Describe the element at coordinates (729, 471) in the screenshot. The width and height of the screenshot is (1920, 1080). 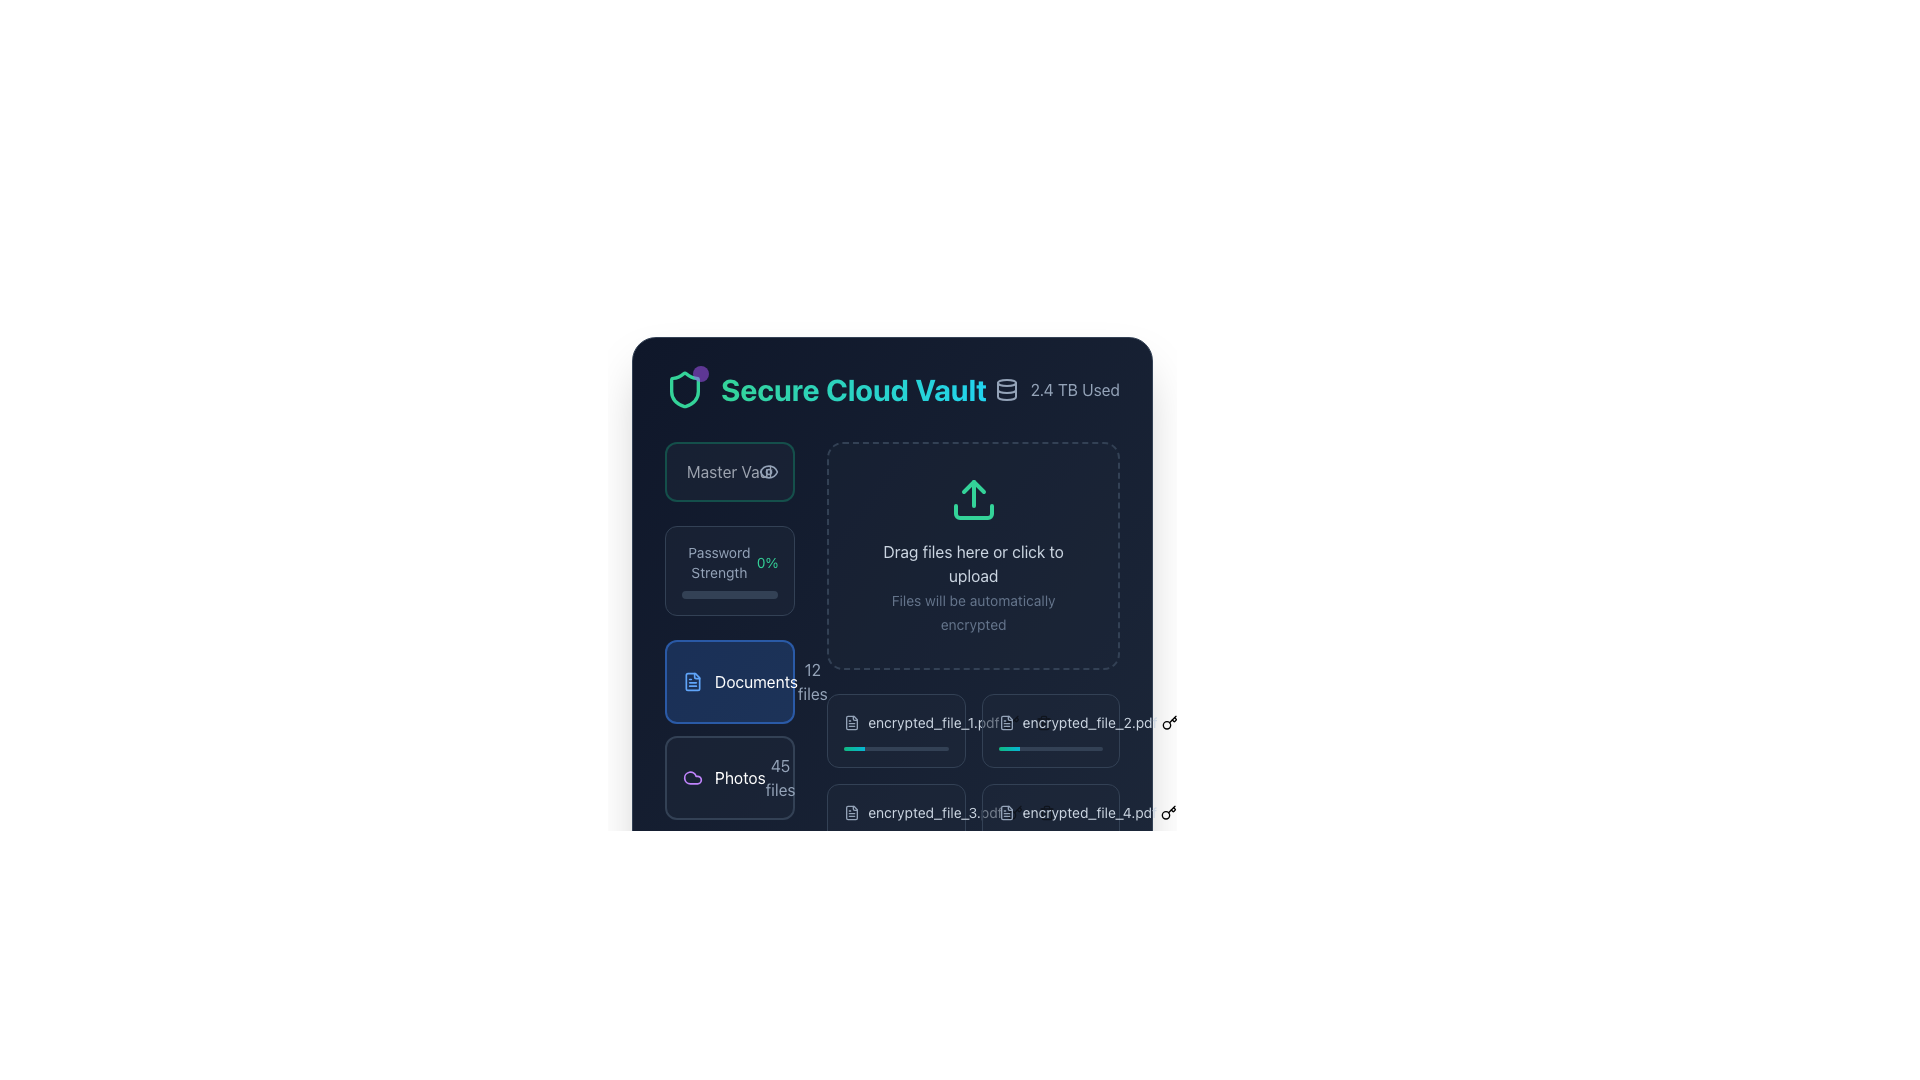
I see `the Password input field with visibility toggle icon` at that location.